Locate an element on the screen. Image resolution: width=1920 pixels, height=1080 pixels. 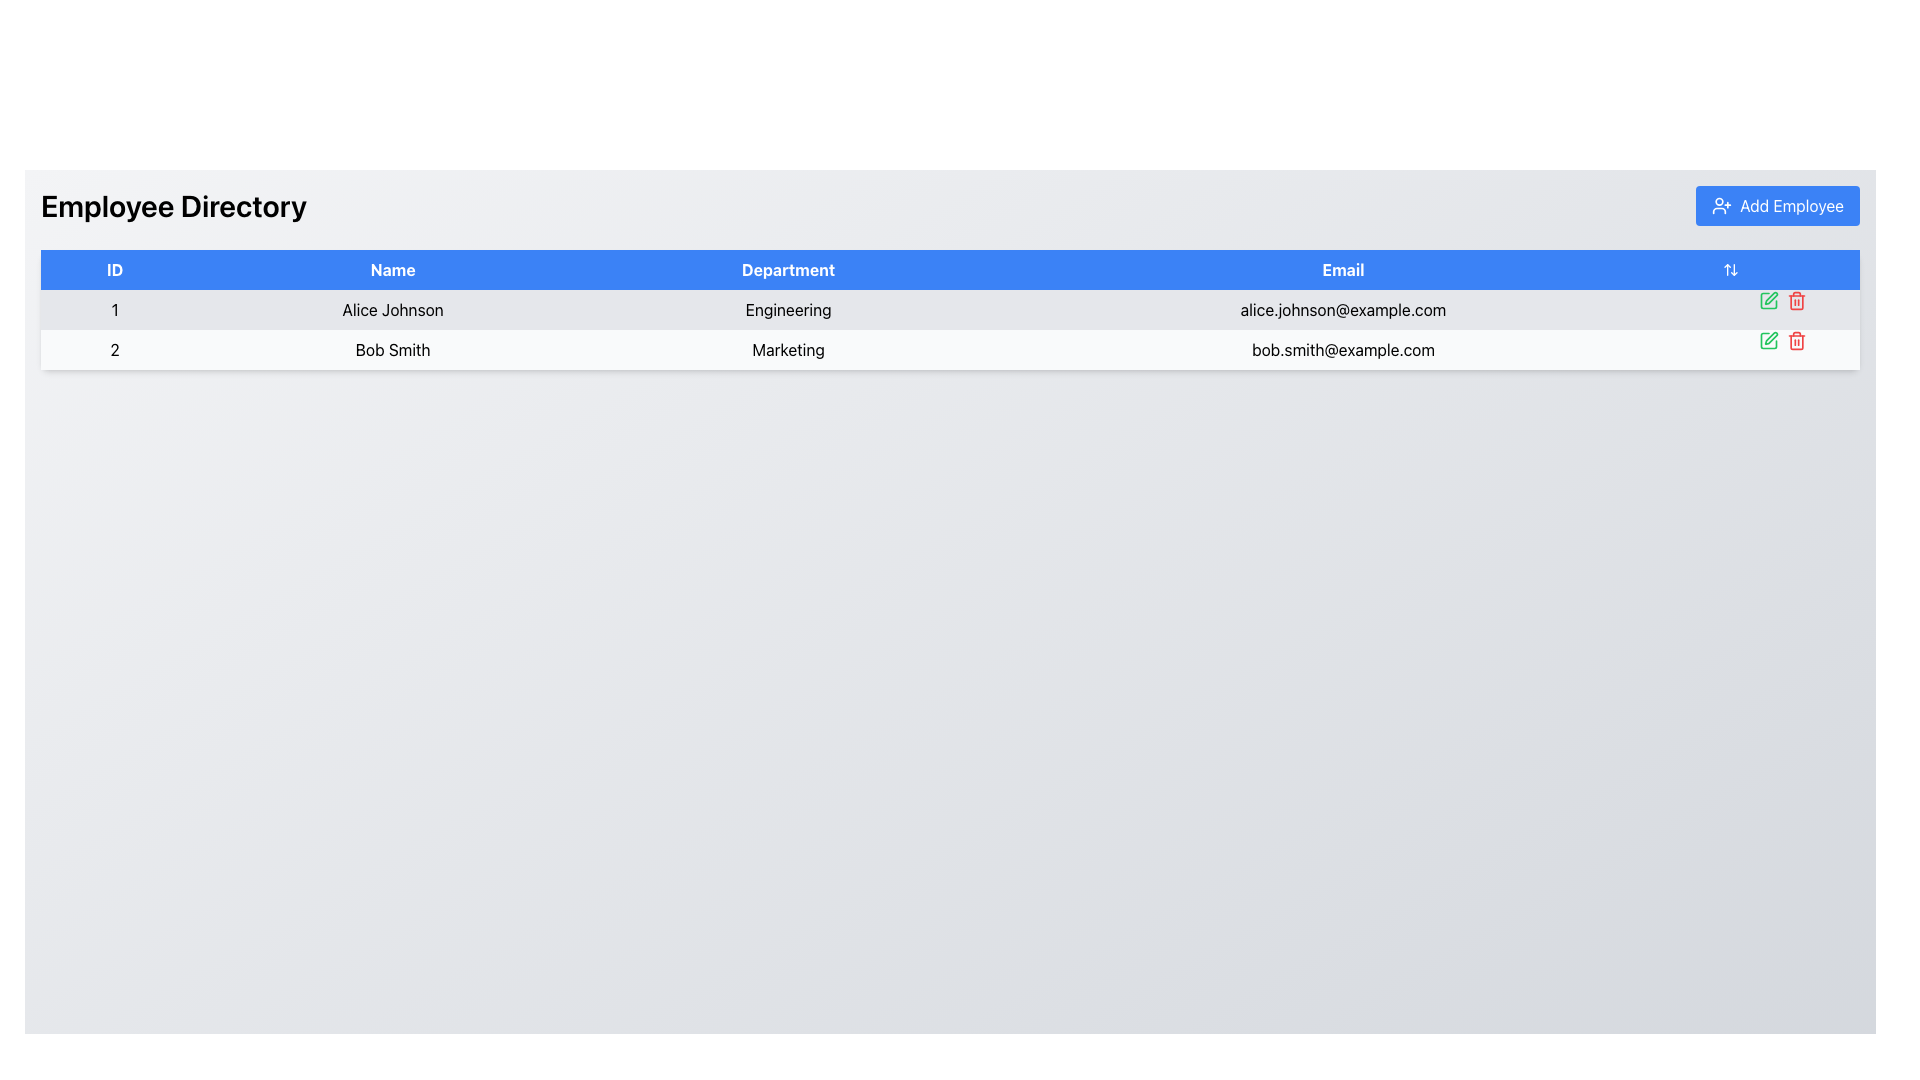
the button located at the top-right corner of the page header in the 'Employee Directory' section is located at coordinates (1778, 205).